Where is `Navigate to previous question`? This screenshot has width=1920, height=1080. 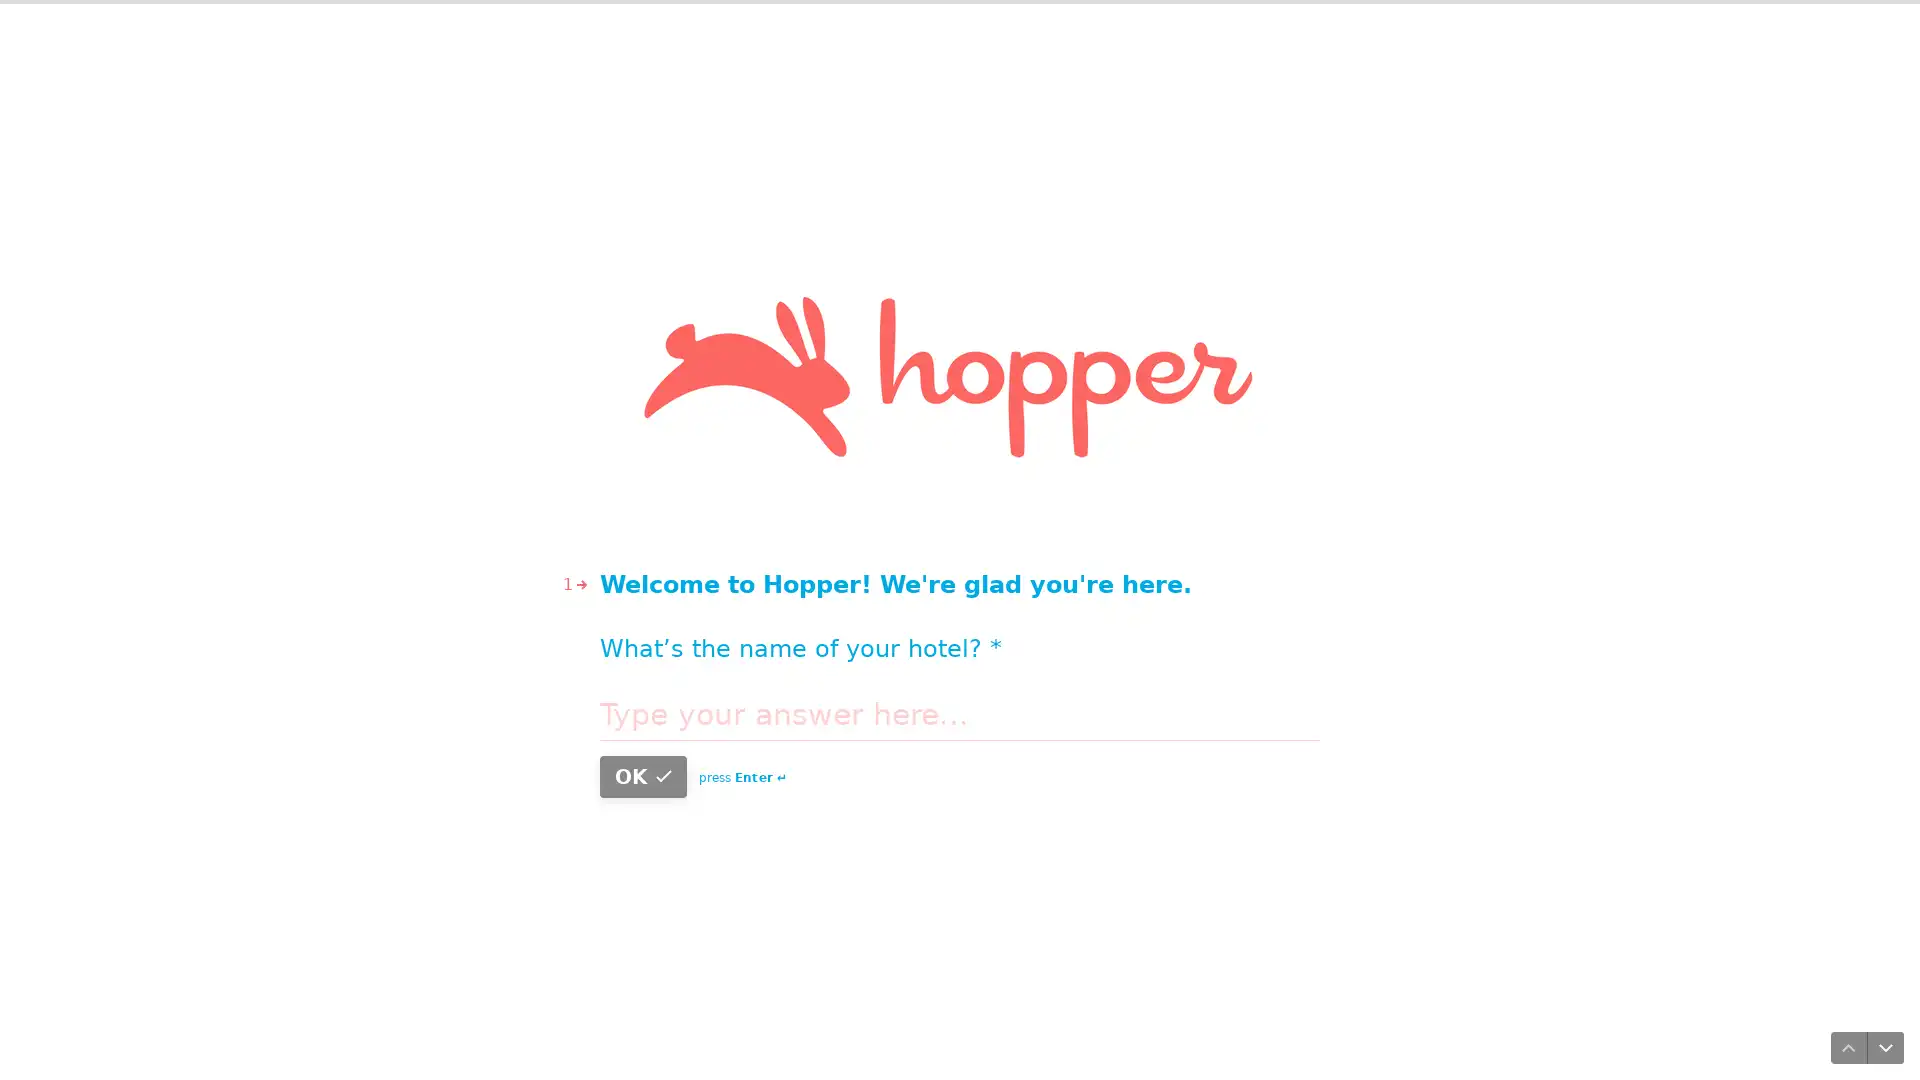
Navigate to previous question is located at coordinates (1840, 1039).